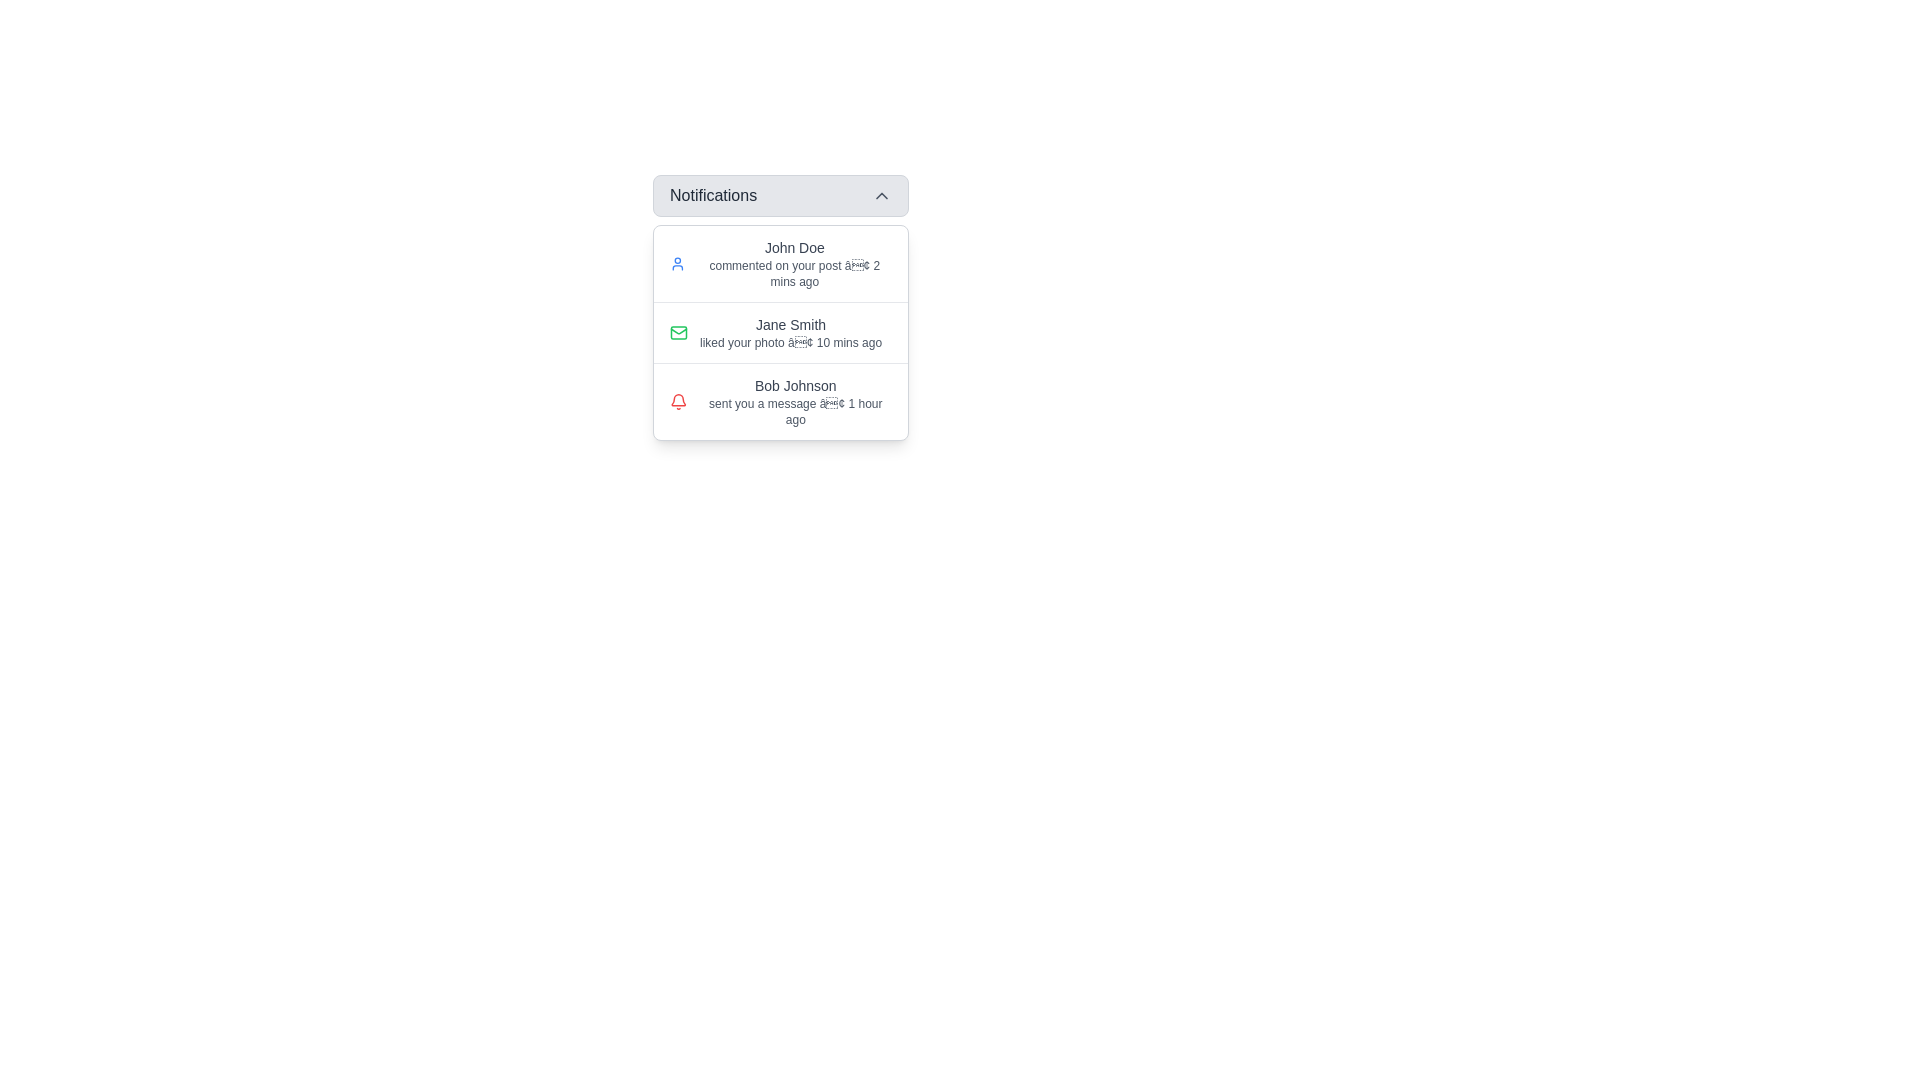 The image size is (1920, 1080). Describe the element at coordinates (790, 331) in the screenshot. I see `the notification text block displaying 'Jane Smith liked your photo • 10 mins ago', which is the second notification in the list, to engage with surrounding elements` at that location.